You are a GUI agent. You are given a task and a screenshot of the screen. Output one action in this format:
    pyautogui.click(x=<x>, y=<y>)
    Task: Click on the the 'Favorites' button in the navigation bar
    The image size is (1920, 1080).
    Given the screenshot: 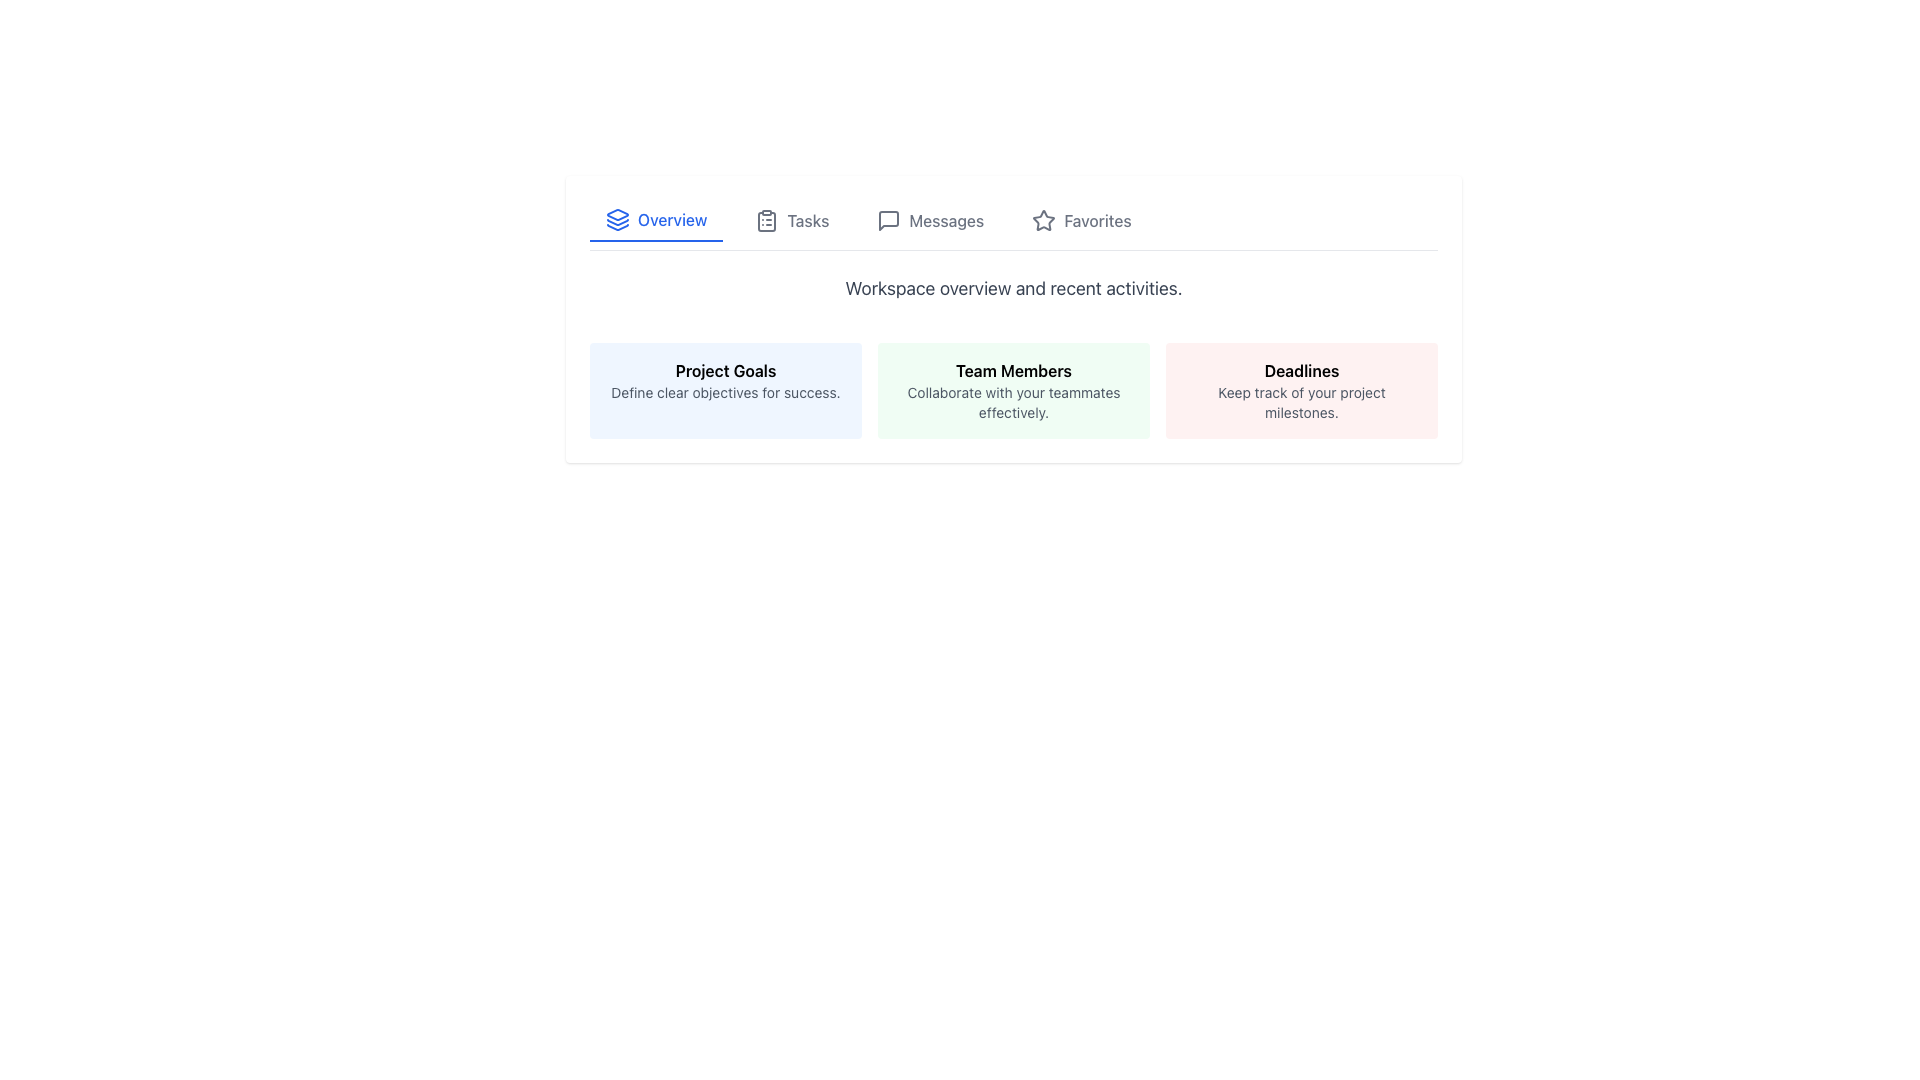 What is the action you would take?
    pyautogui.click(x=1079, y=220)
    